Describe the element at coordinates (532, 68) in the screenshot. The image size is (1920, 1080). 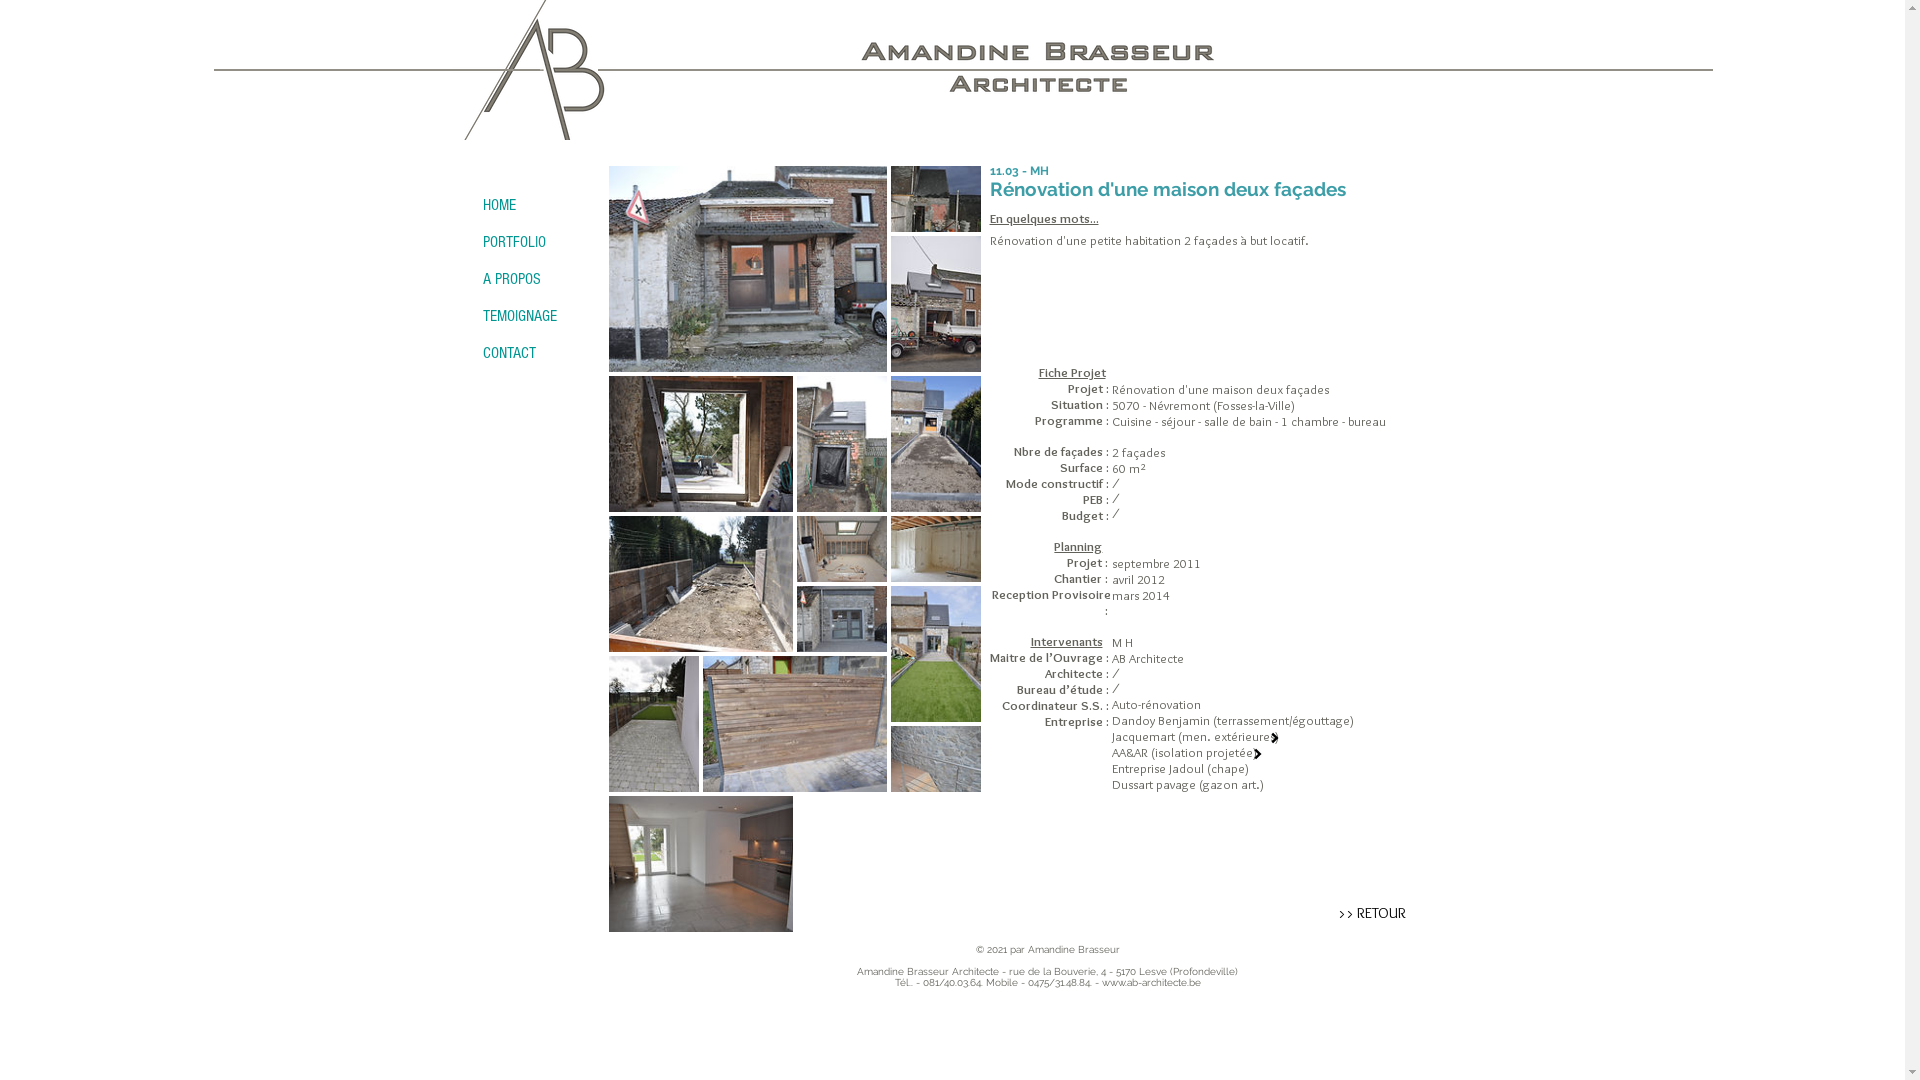
I see `'brasseur_fond_blanc.png'` at that location.